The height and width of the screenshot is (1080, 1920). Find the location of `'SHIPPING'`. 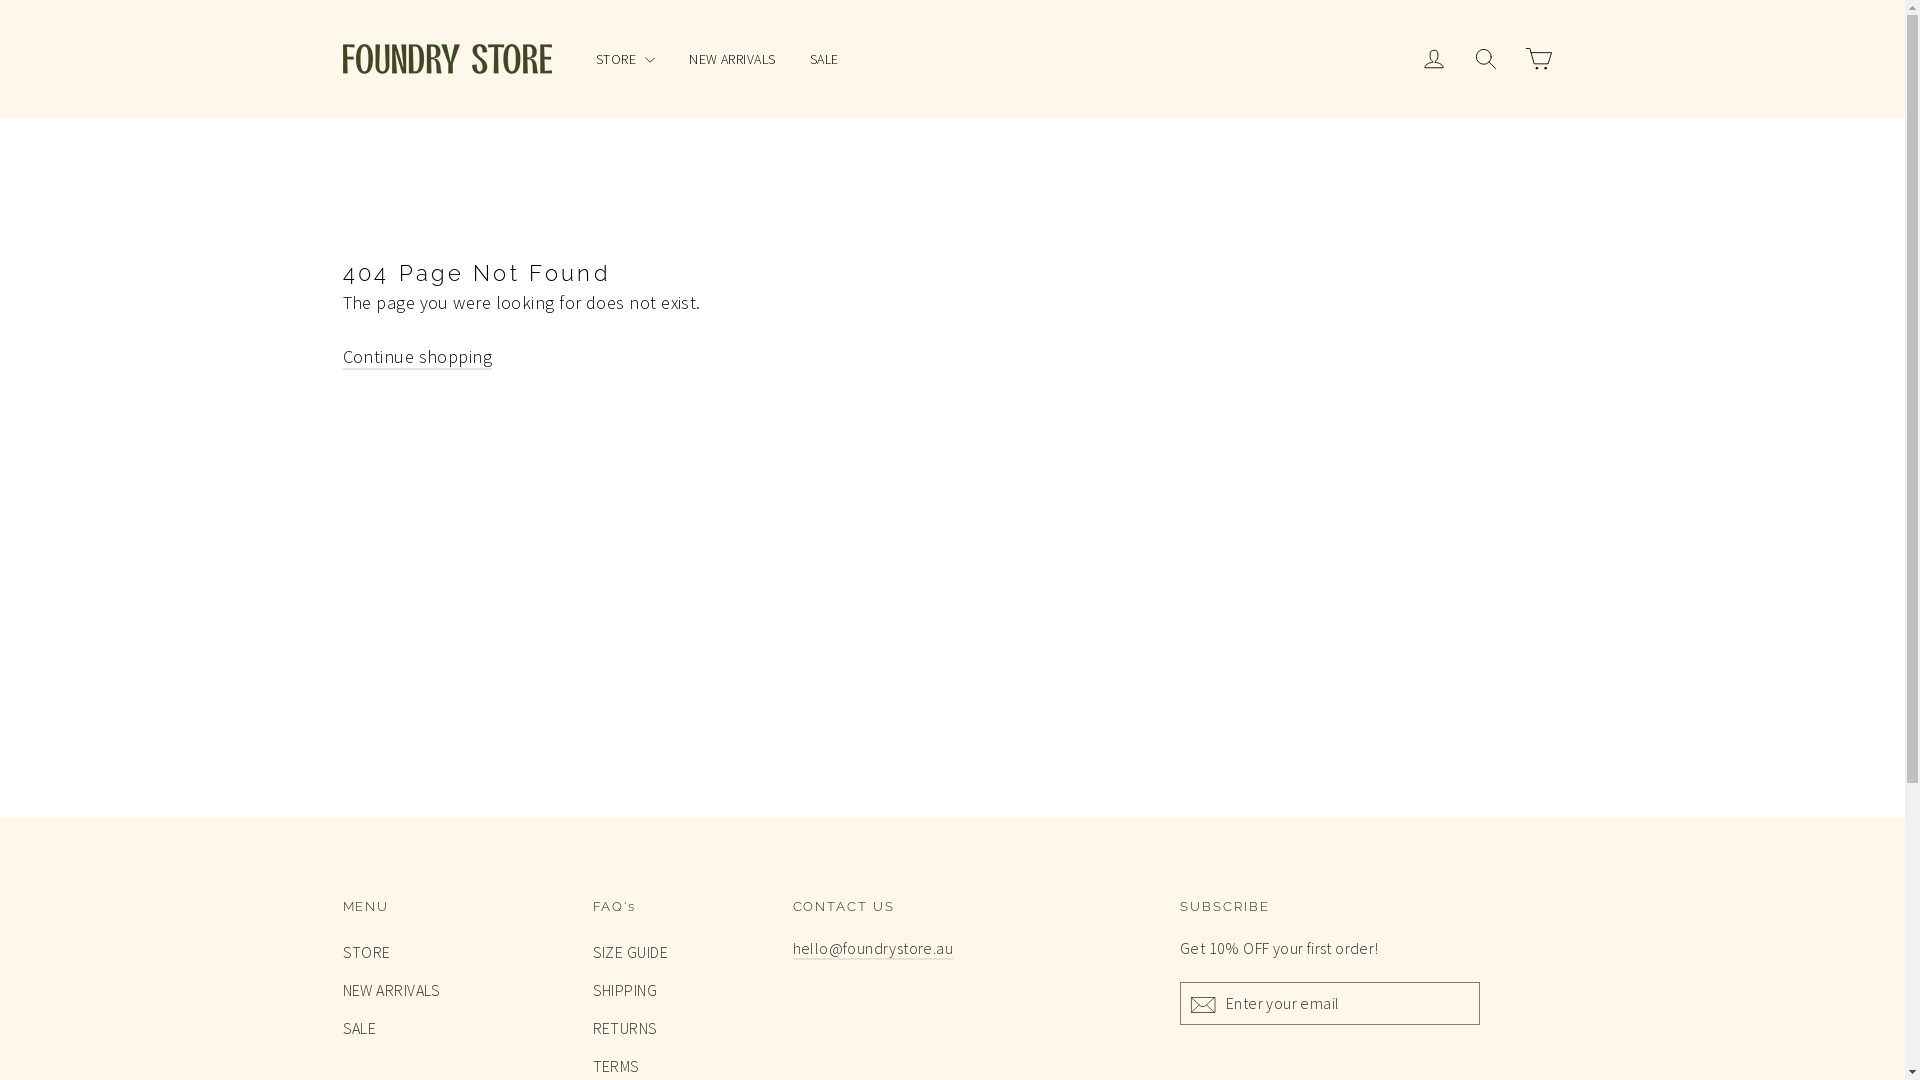

'SHIPPING' is located at coordinates (590, 991).